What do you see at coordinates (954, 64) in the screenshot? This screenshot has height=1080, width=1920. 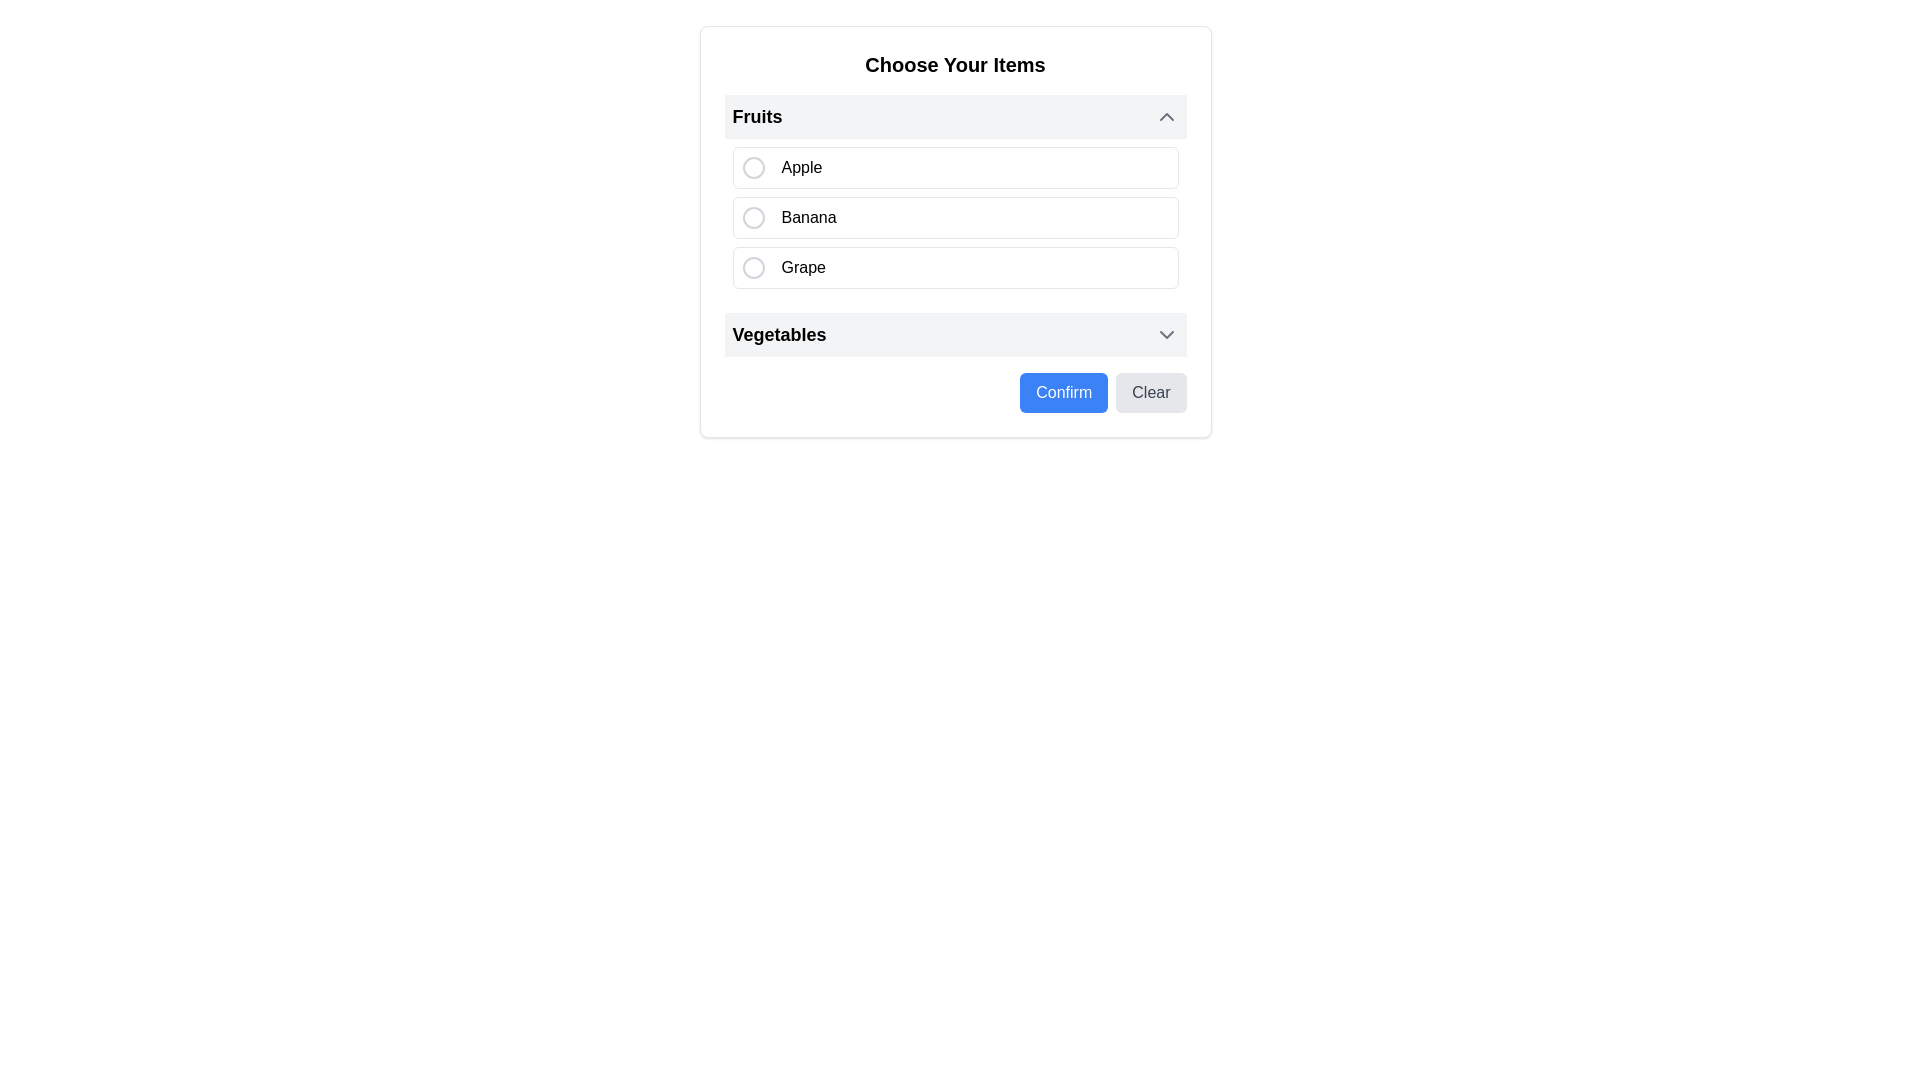 I see `title of the heading located at the top of the card displaying selectable items, which serves as the primary title for the section` at bounding box center [954, 64].